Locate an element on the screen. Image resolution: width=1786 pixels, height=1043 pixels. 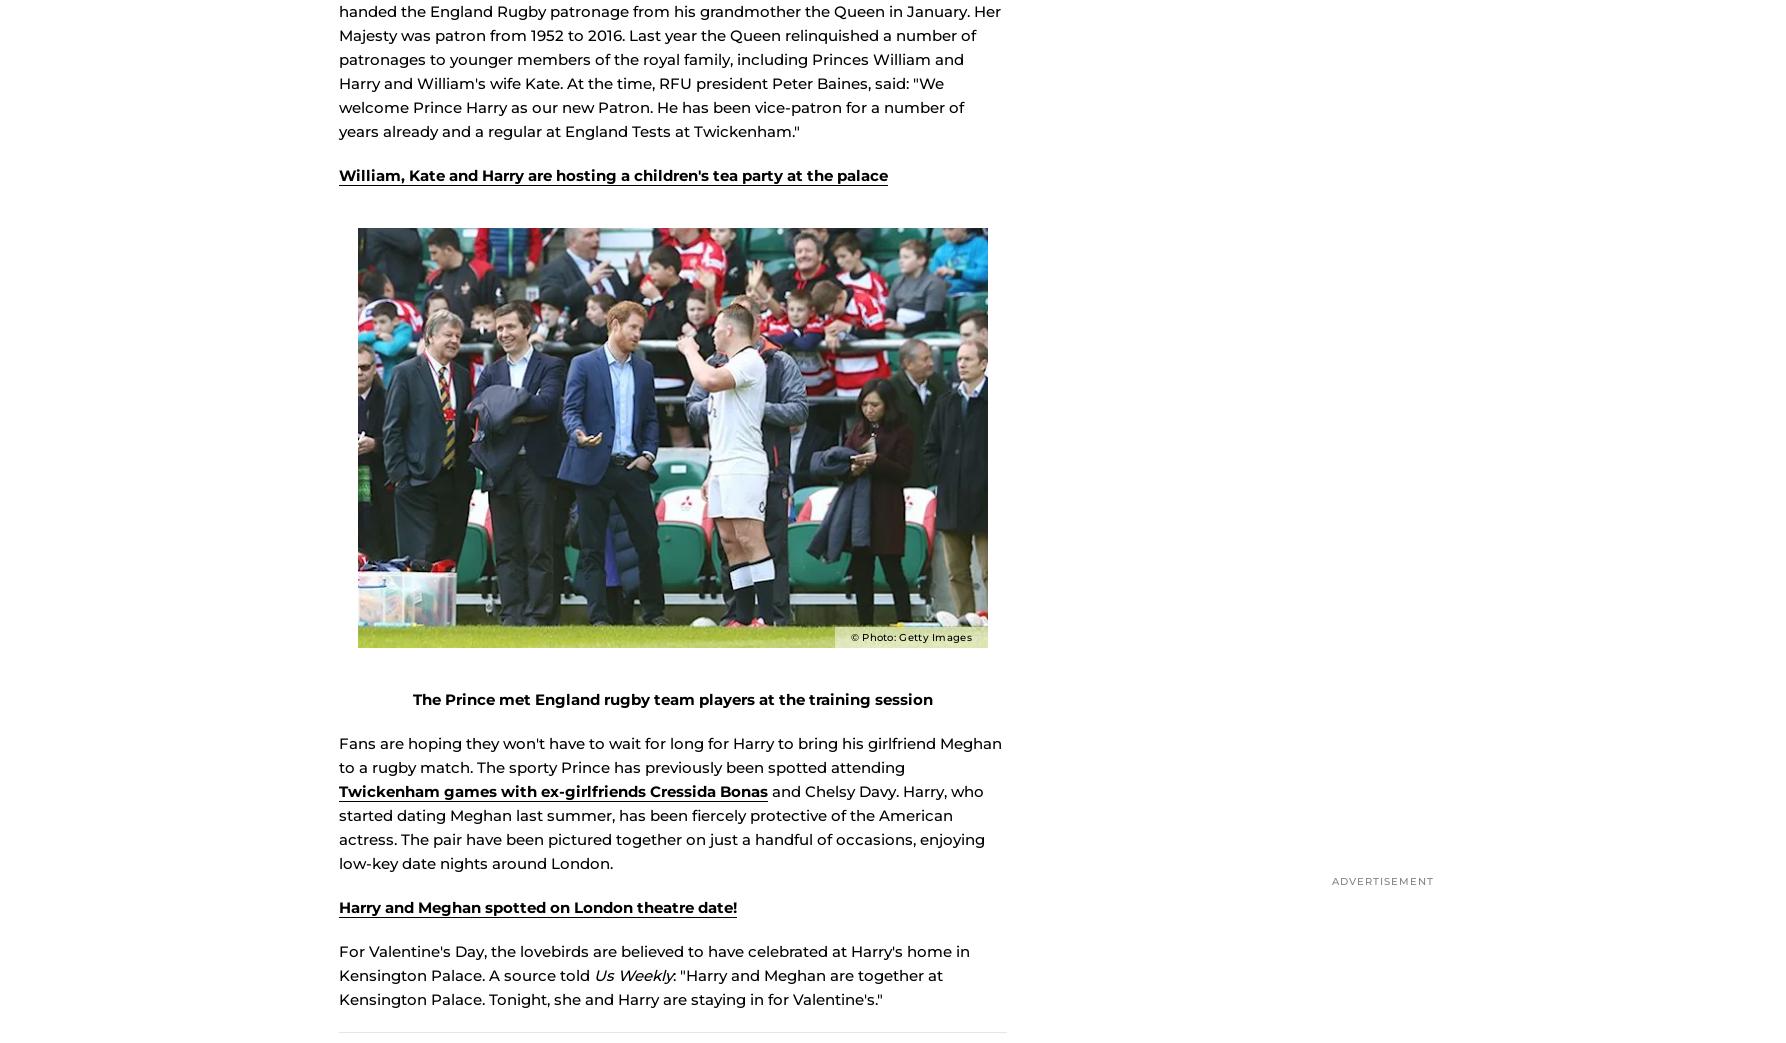
'girlfriend Meghan Markle' is located at coordinates (852, 16).